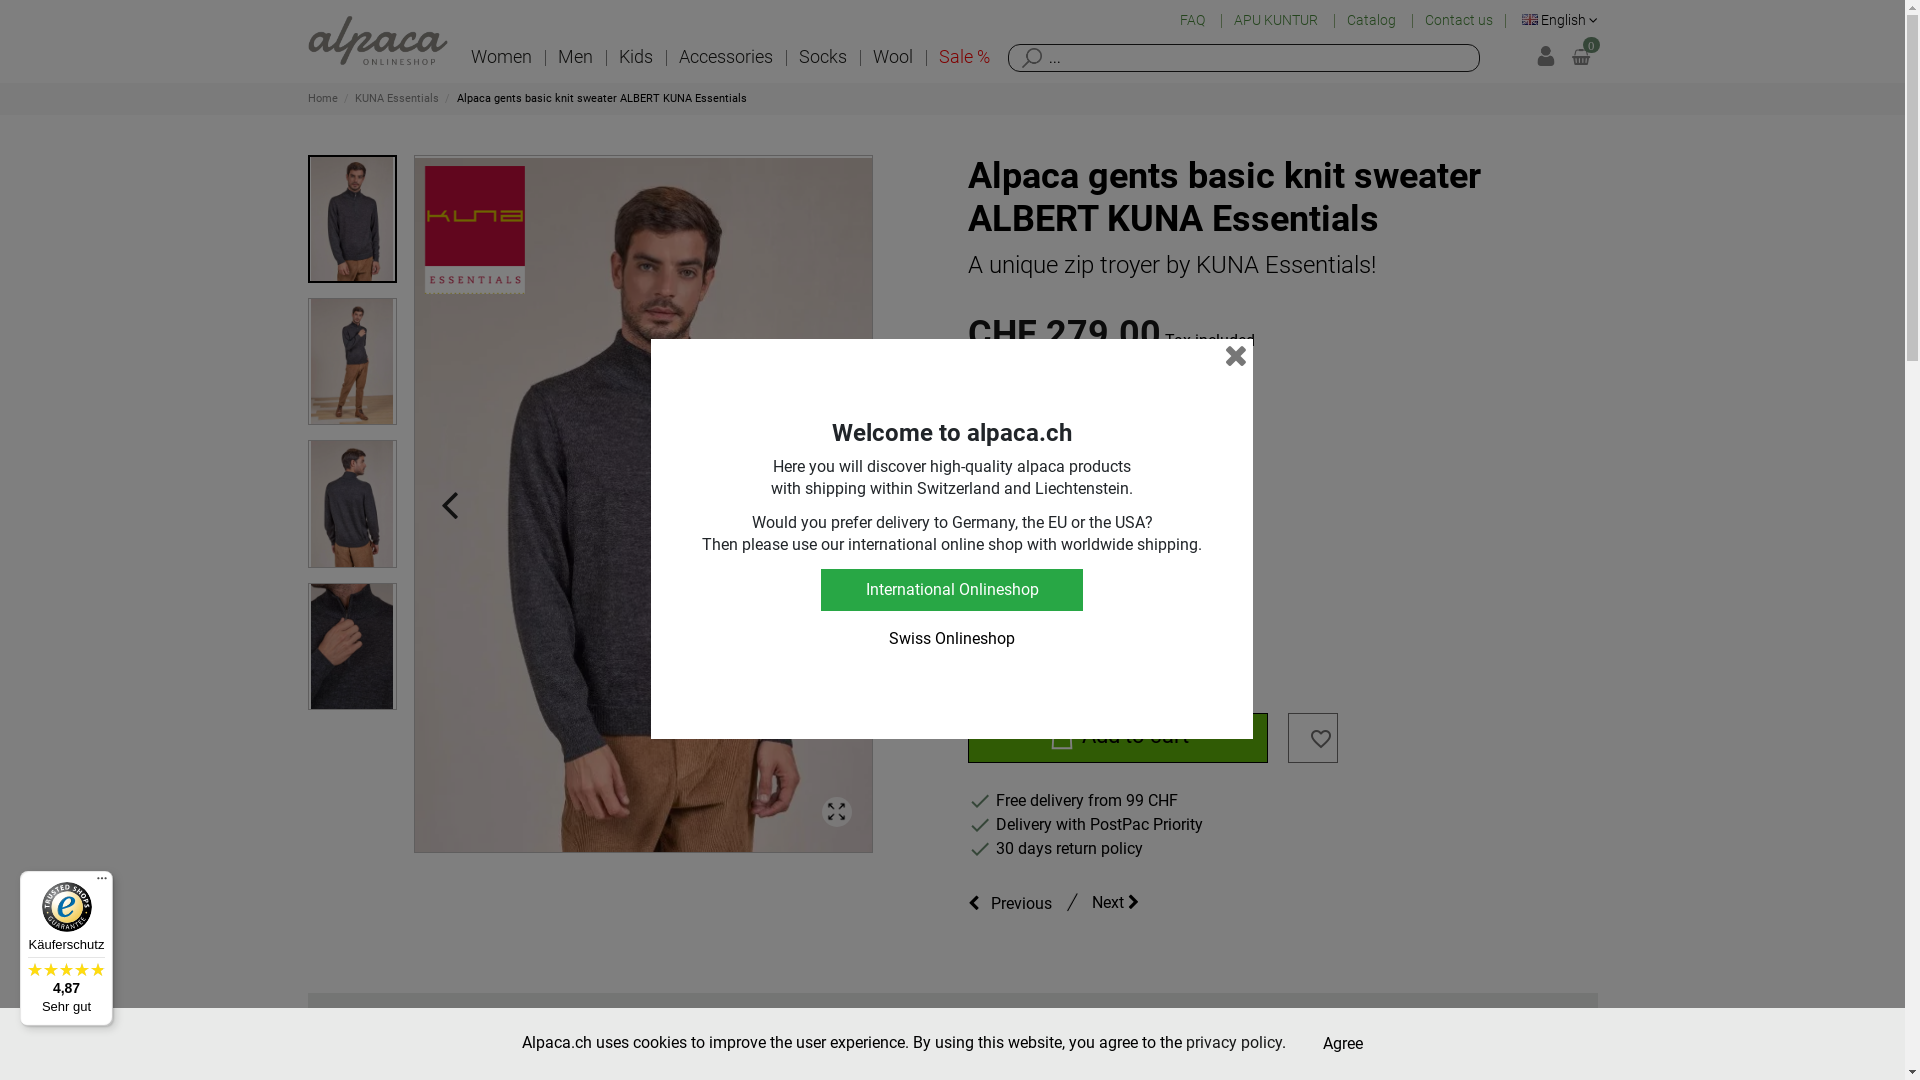 The width and height of the screenshot is (1920, 1080). I want to click on 'Agree', so click(1343, 1043).